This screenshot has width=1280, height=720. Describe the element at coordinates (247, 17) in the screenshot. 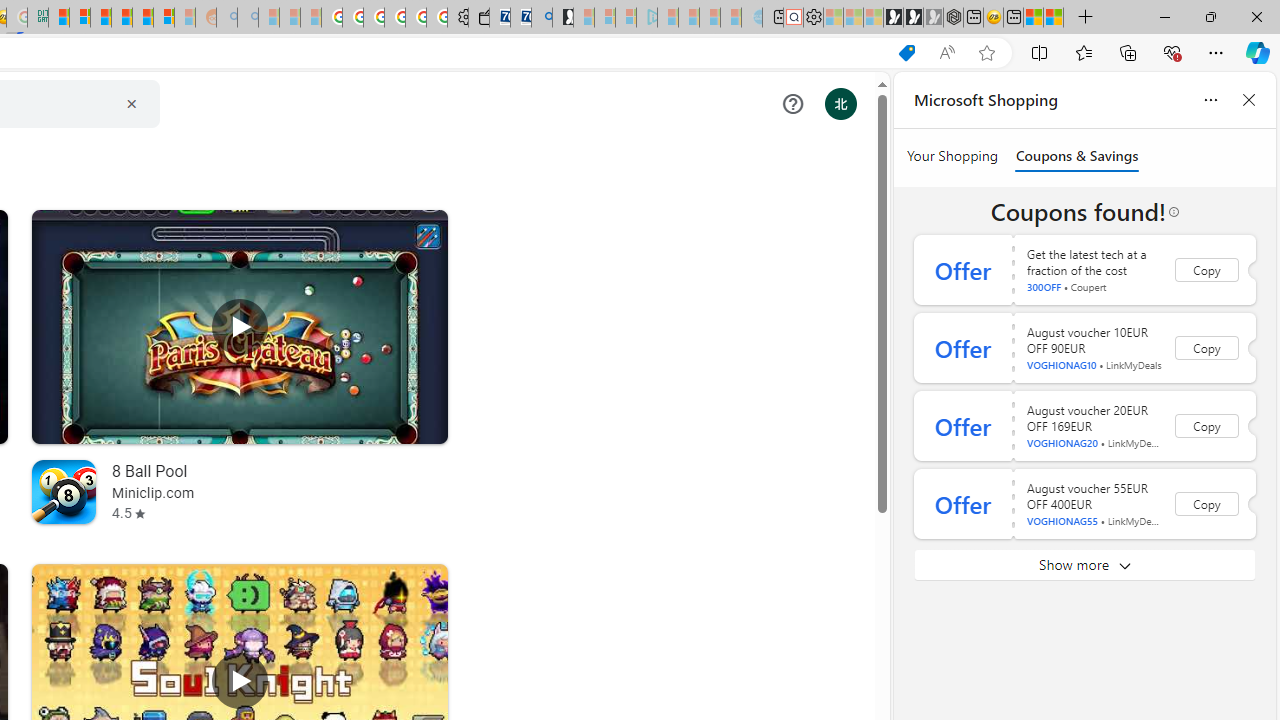

I see `'Utah sues federal government - Search - Sleeping'` at that location.